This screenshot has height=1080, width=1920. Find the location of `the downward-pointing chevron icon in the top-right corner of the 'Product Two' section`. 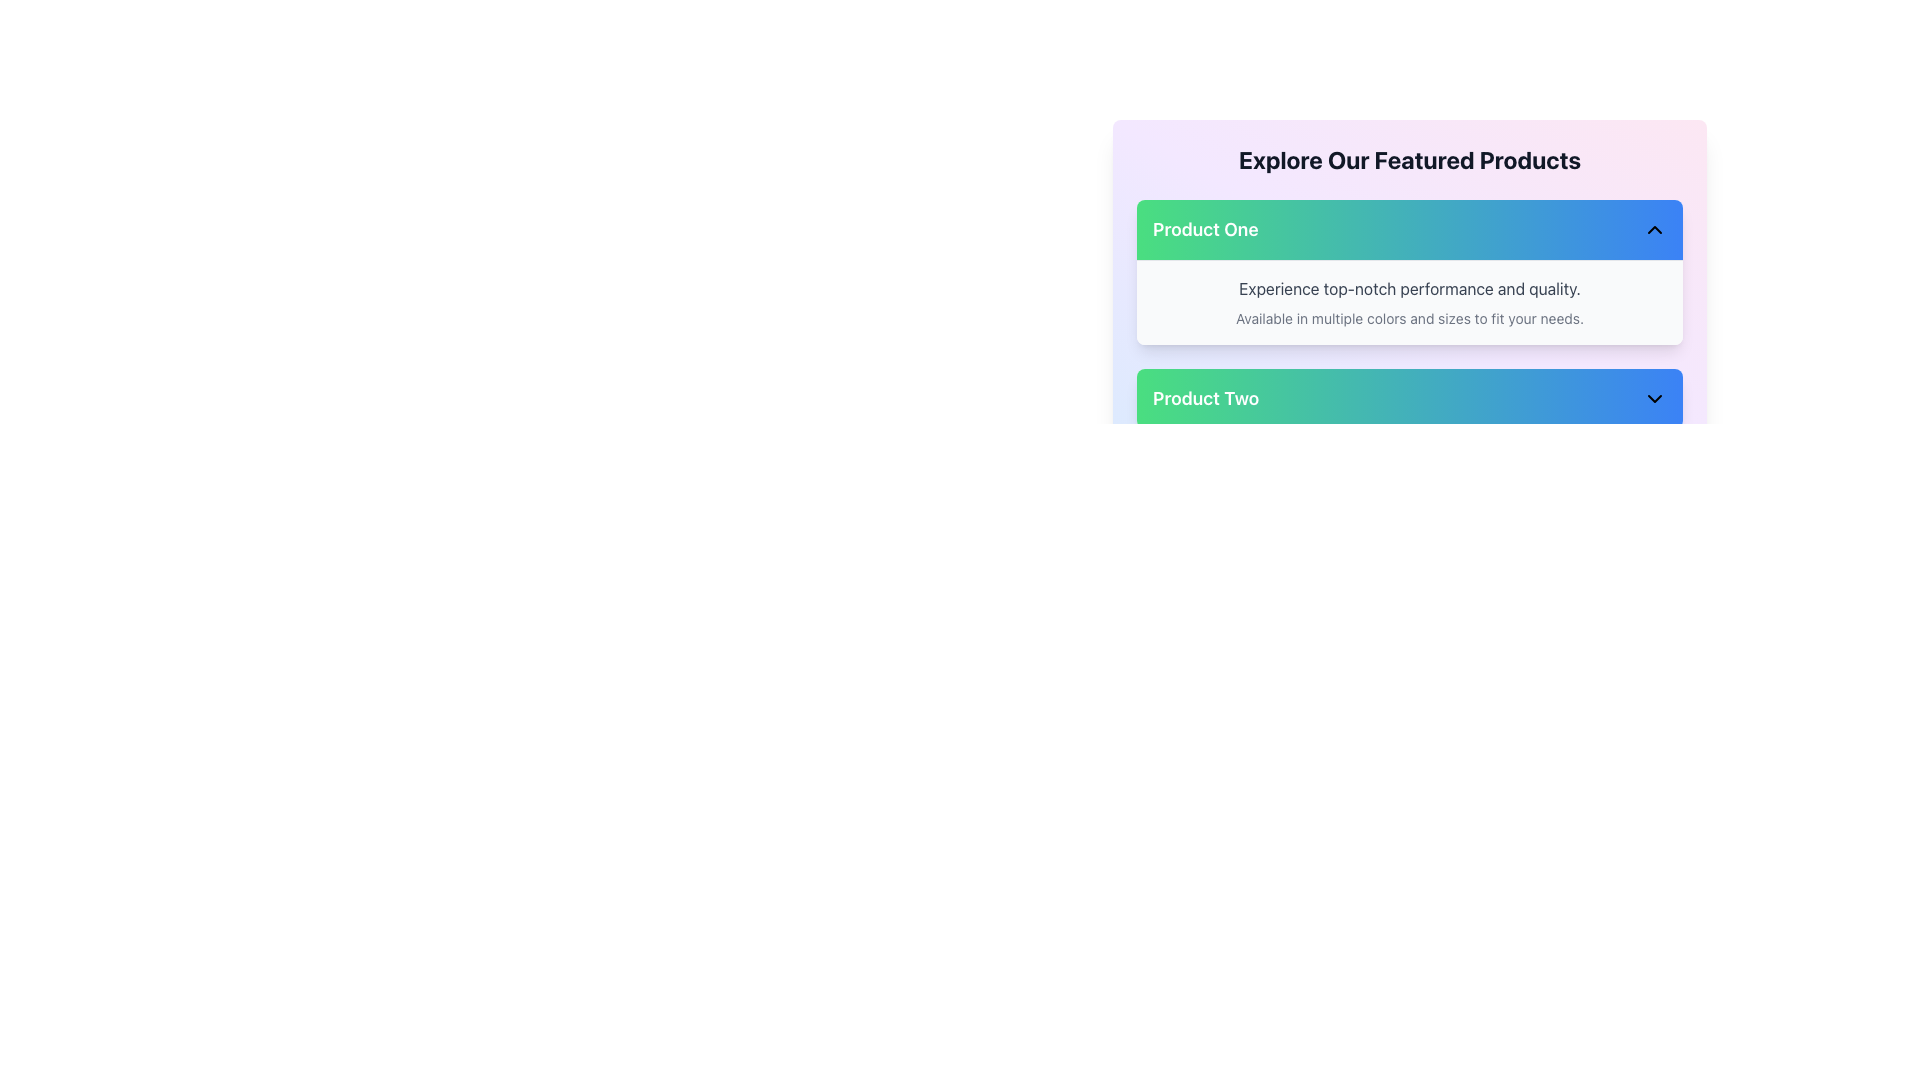

the downward-pointing chevron icon in the top-right corner of the 'Product Two' section is located at coordinates (1655, 398).